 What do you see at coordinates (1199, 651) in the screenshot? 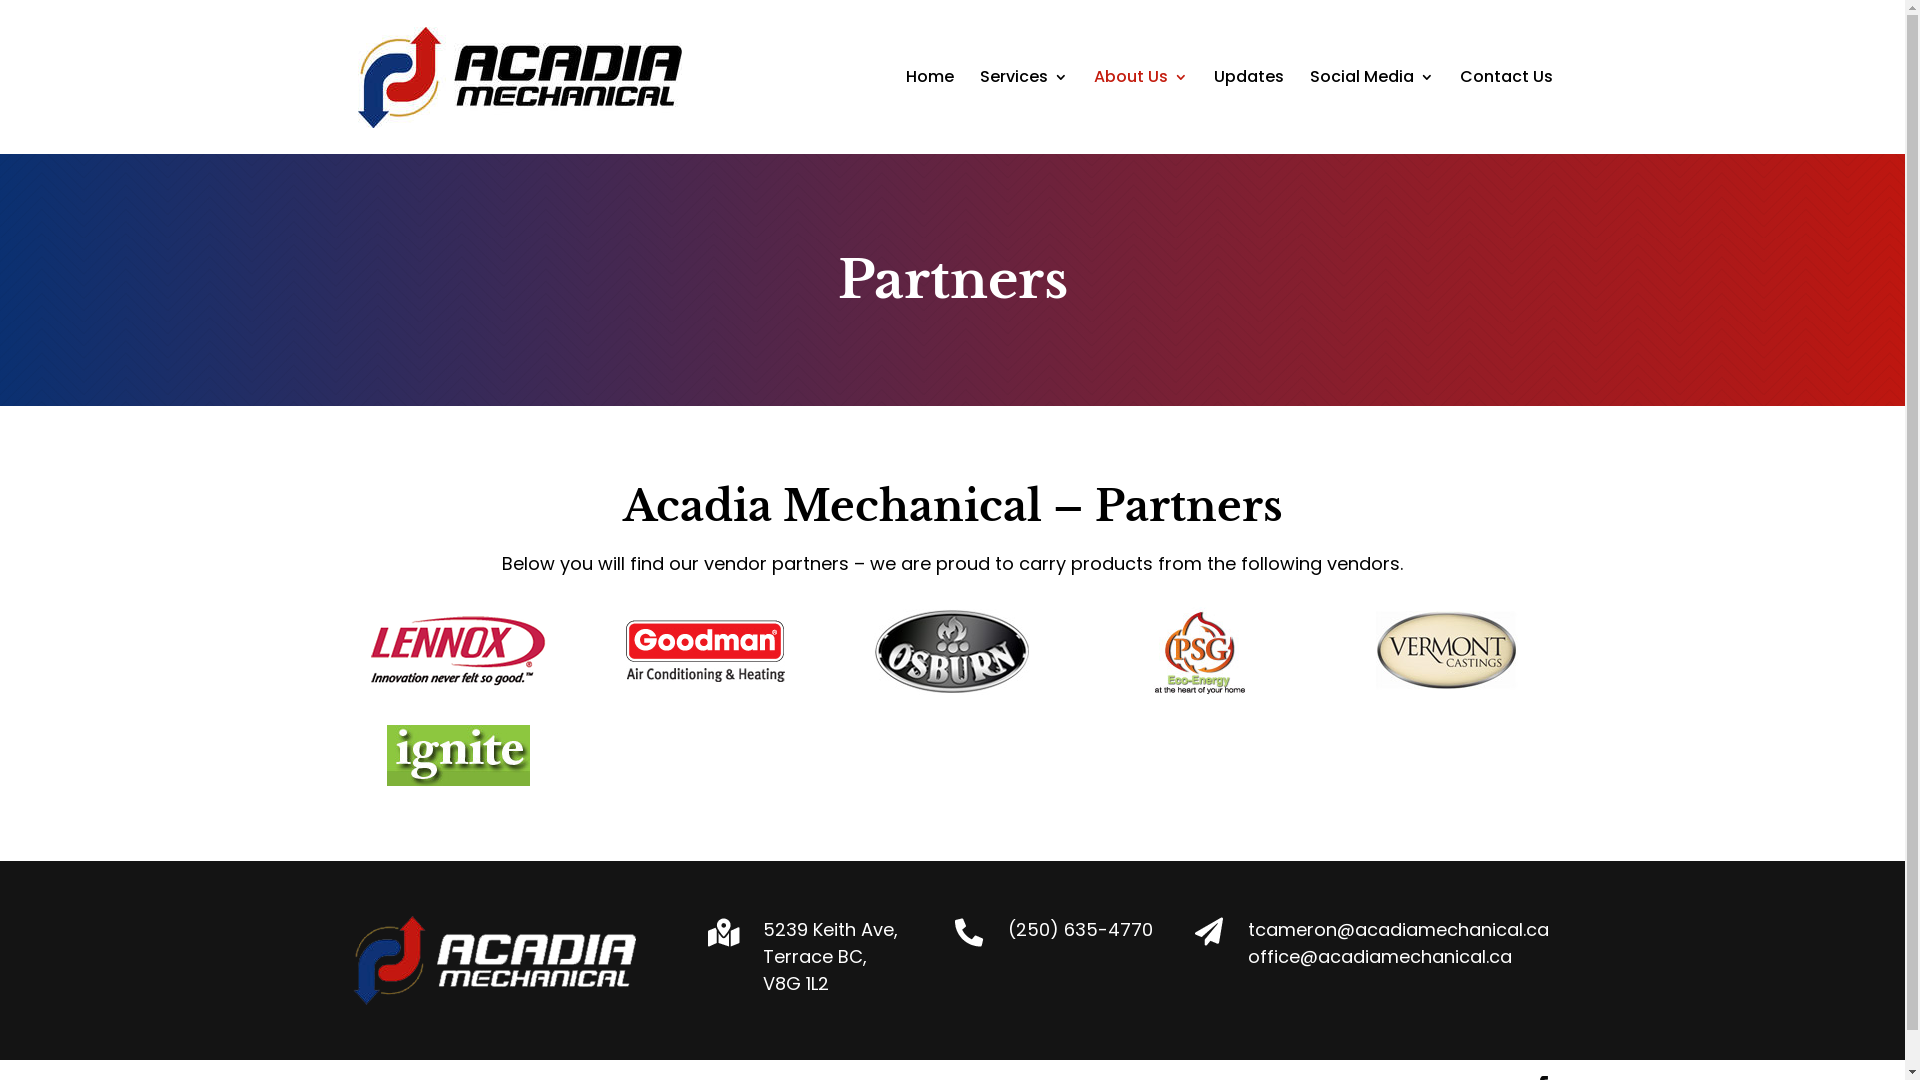
I see `'psgLogo'` at bounding box center [1199, 651].